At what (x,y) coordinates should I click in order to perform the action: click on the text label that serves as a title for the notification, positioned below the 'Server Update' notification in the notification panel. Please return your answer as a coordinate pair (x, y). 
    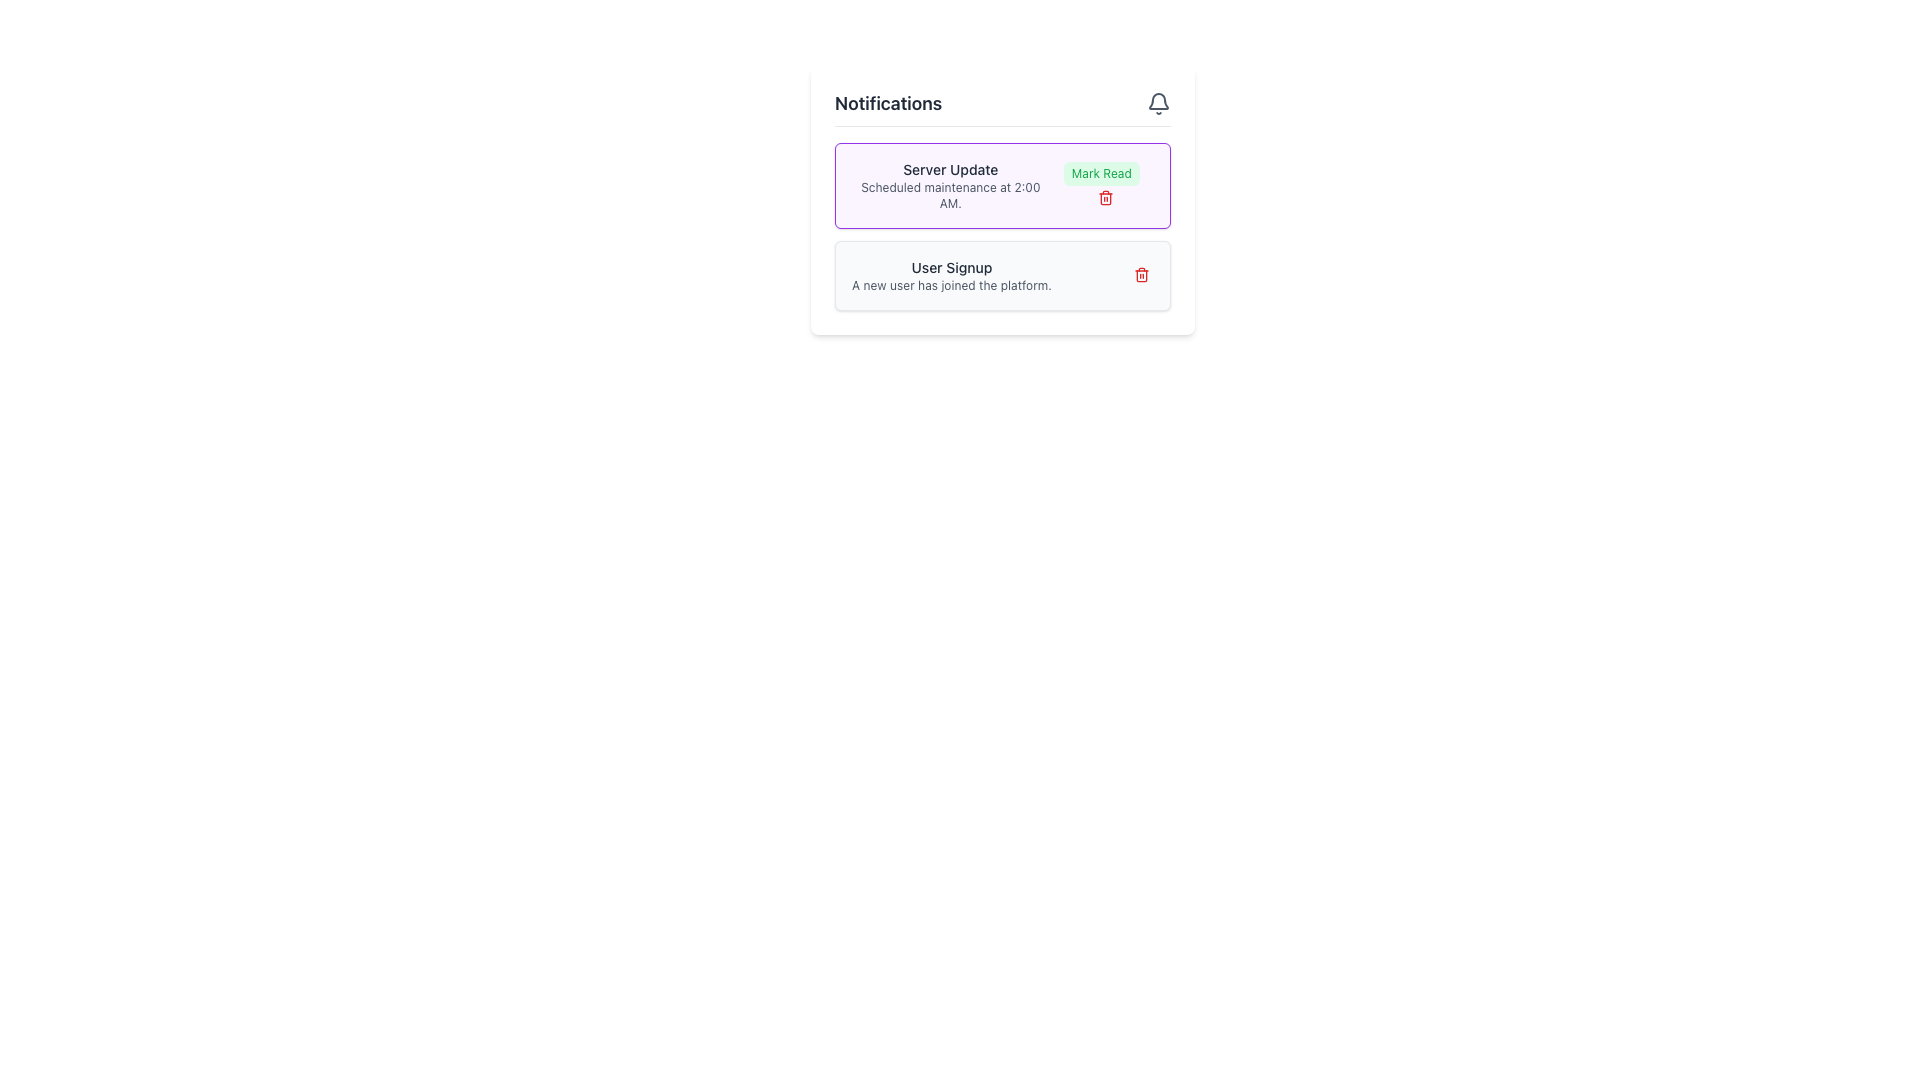
    Looking at the image, I should click on (950, 266).